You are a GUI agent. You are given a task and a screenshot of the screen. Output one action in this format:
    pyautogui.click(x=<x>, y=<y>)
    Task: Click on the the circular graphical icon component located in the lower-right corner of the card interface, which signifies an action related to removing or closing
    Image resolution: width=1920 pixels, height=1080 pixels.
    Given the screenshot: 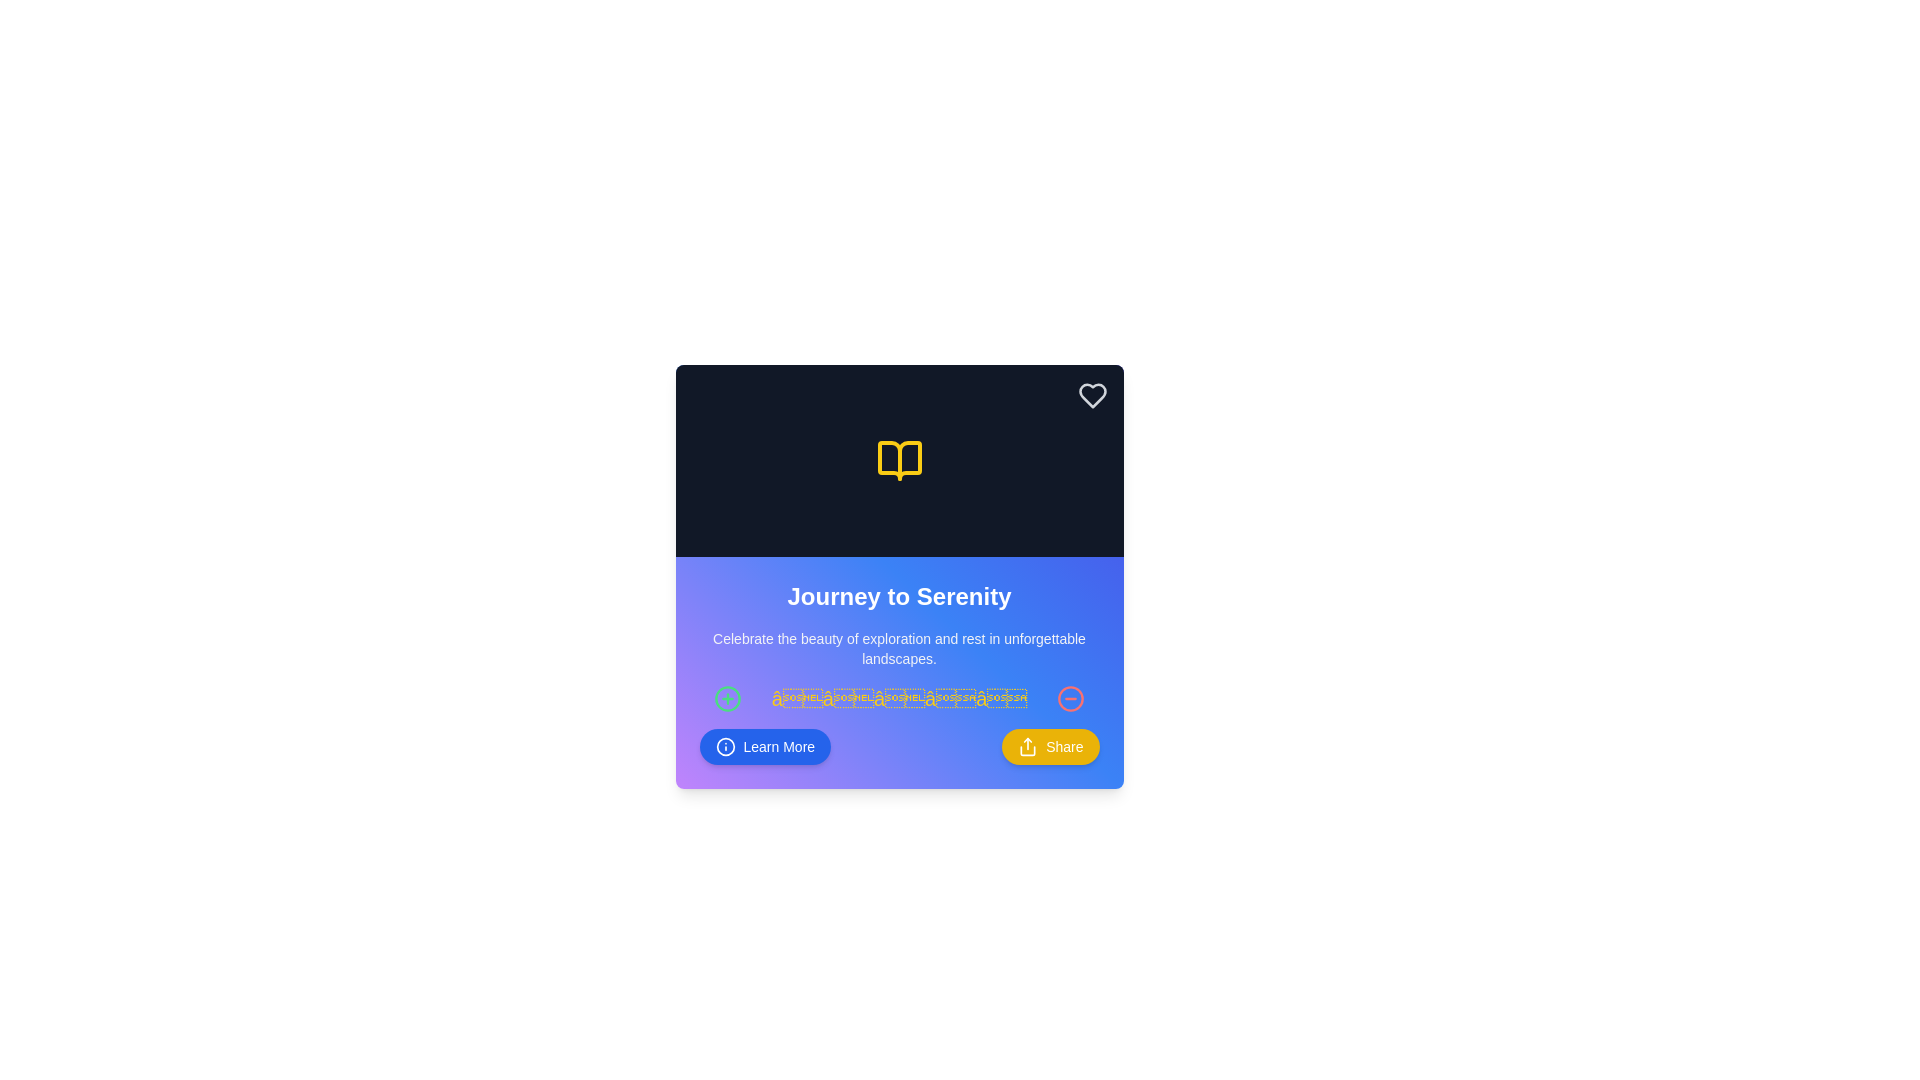 What is the action you would take?
    pyautogui.click(x=1069, y=697)
    